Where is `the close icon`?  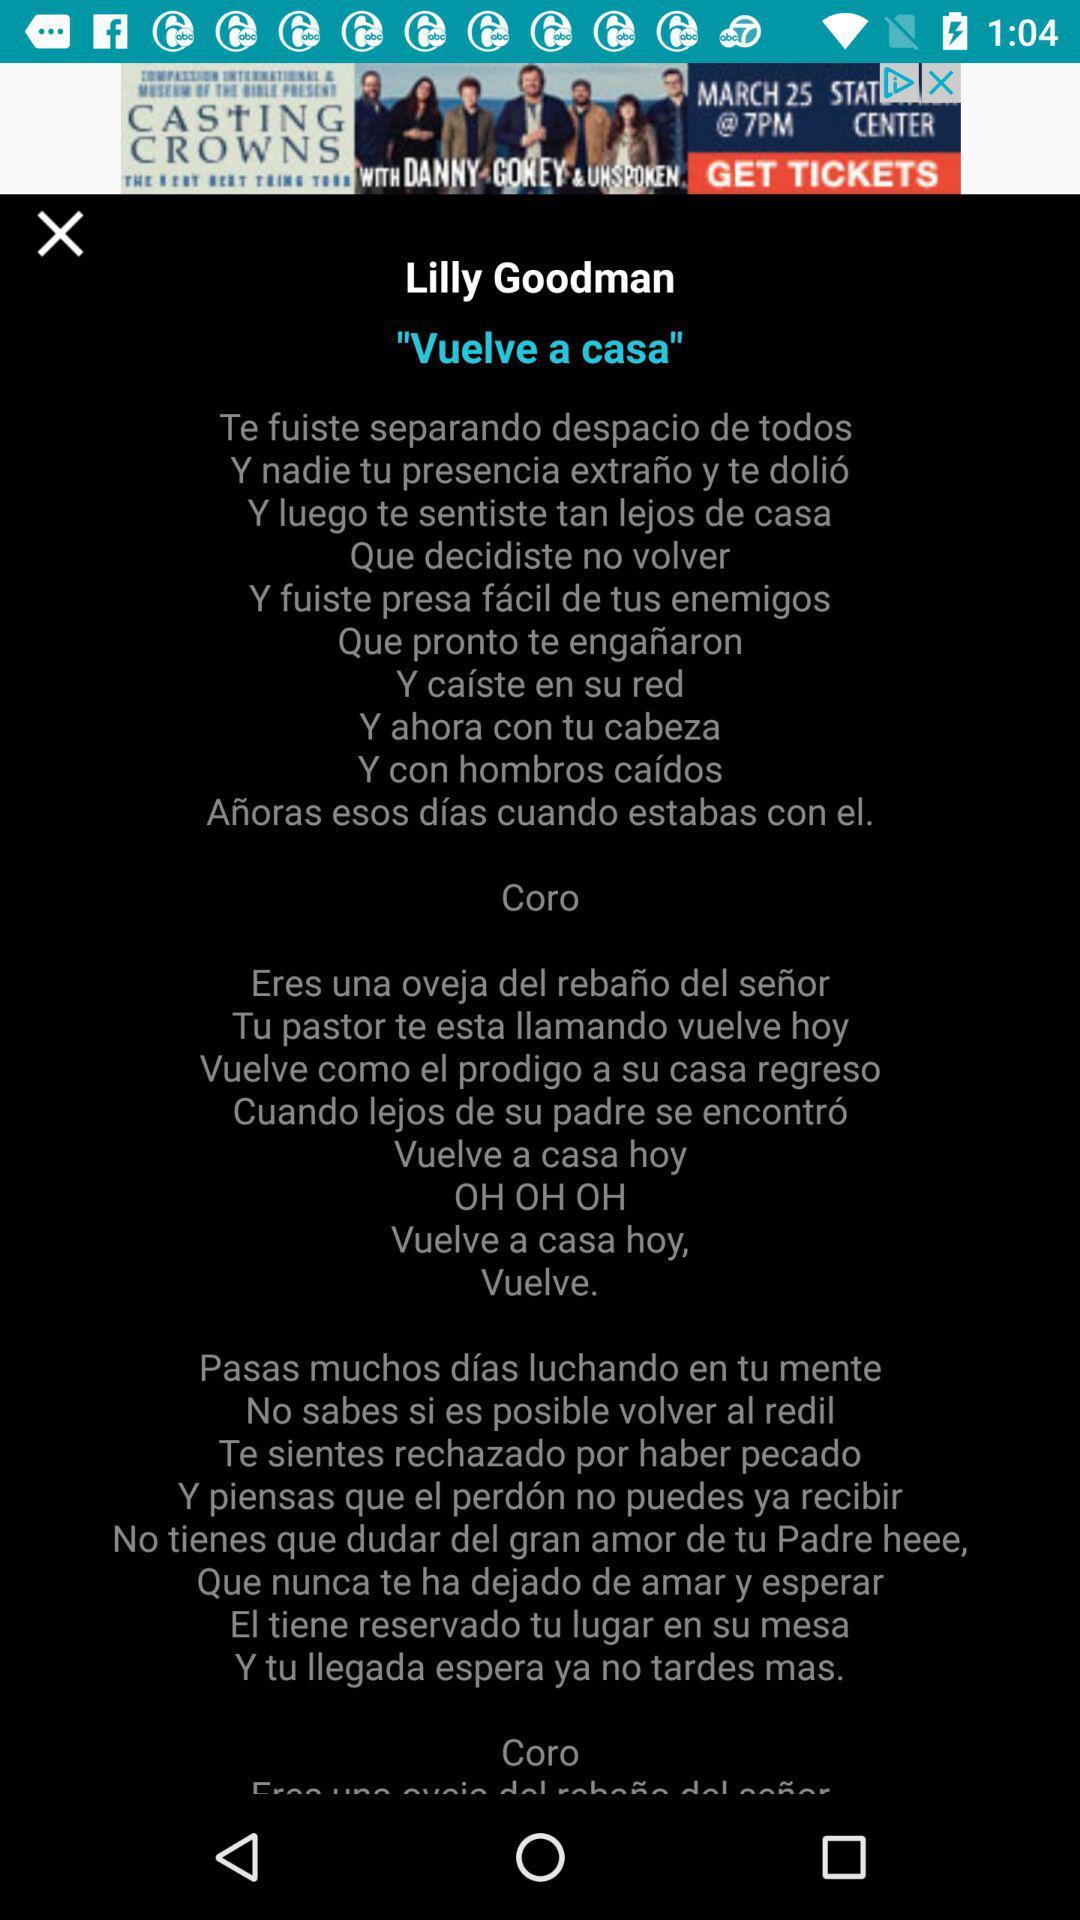 the close icon is located at coordinates (59, 233).